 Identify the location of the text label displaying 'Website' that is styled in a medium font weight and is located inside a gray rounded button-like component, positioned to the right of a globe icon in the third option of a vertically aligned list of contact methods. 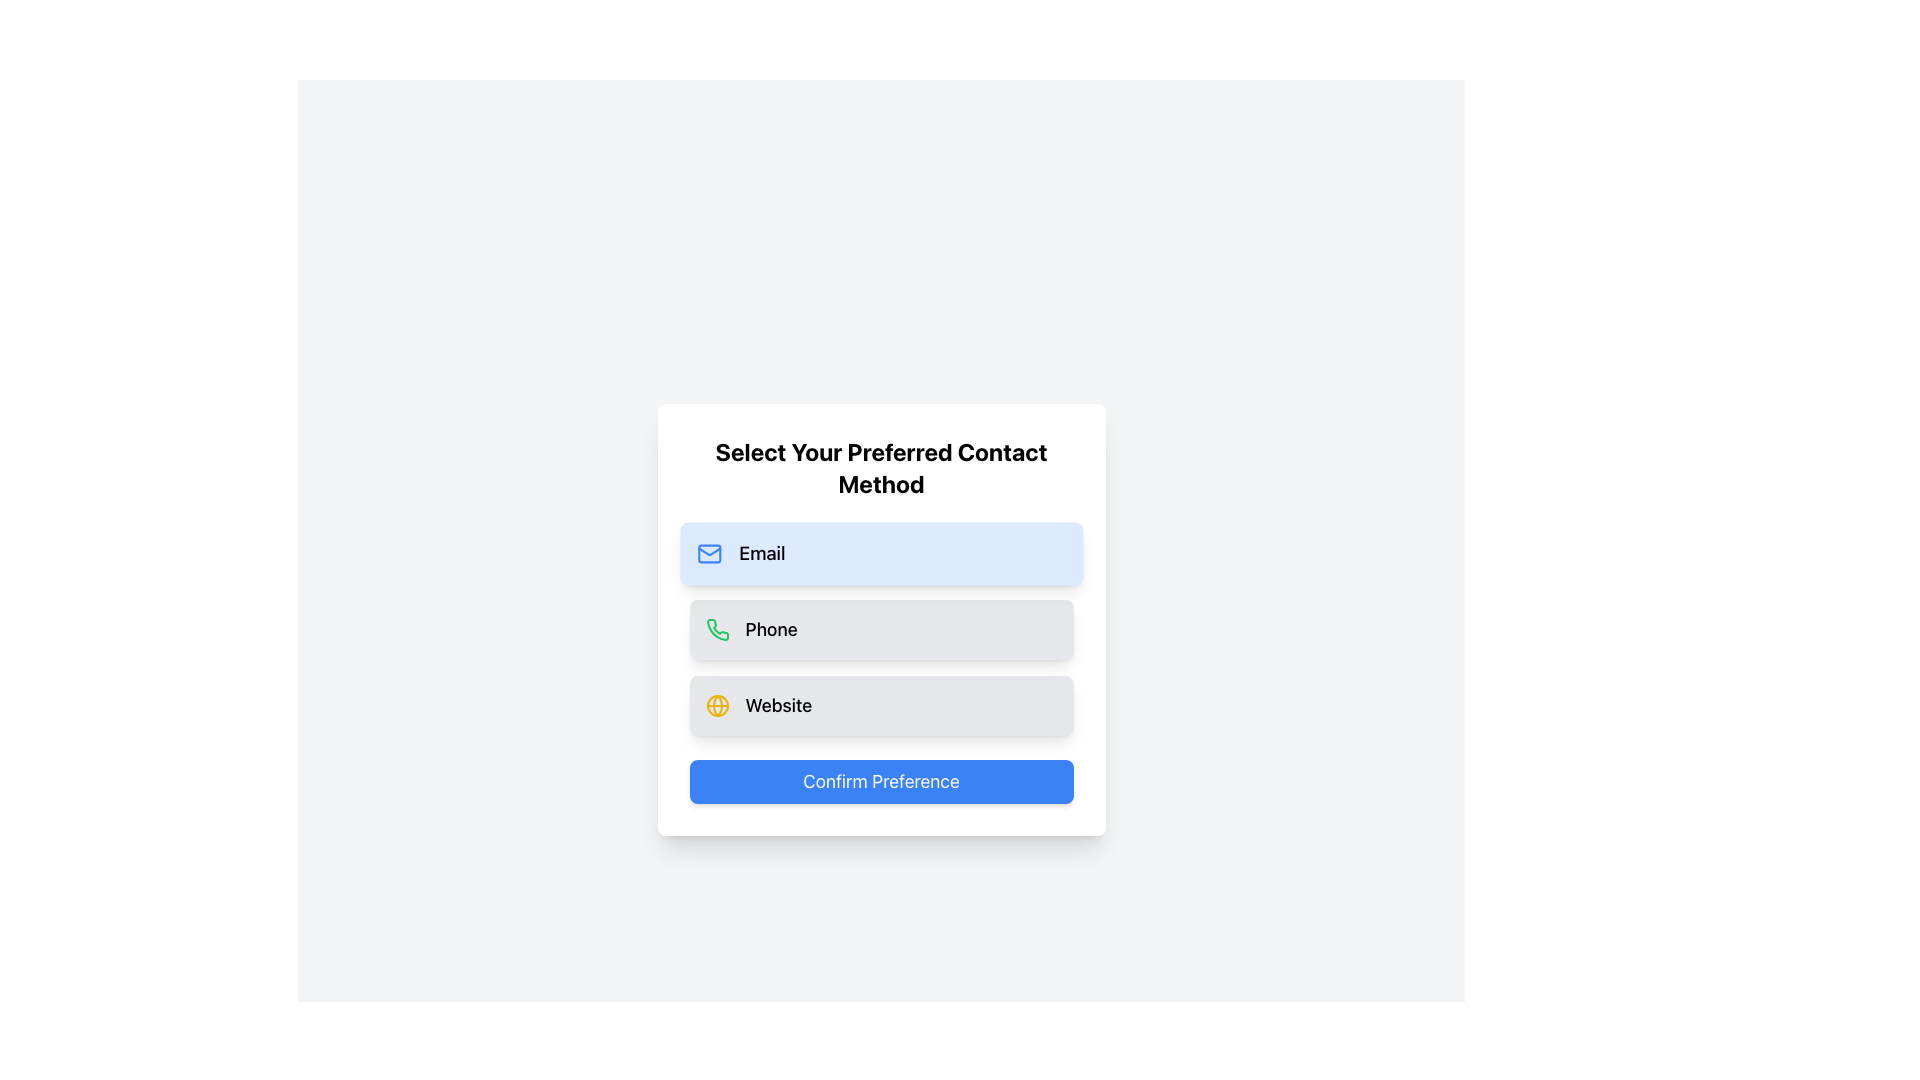
(777, 704).